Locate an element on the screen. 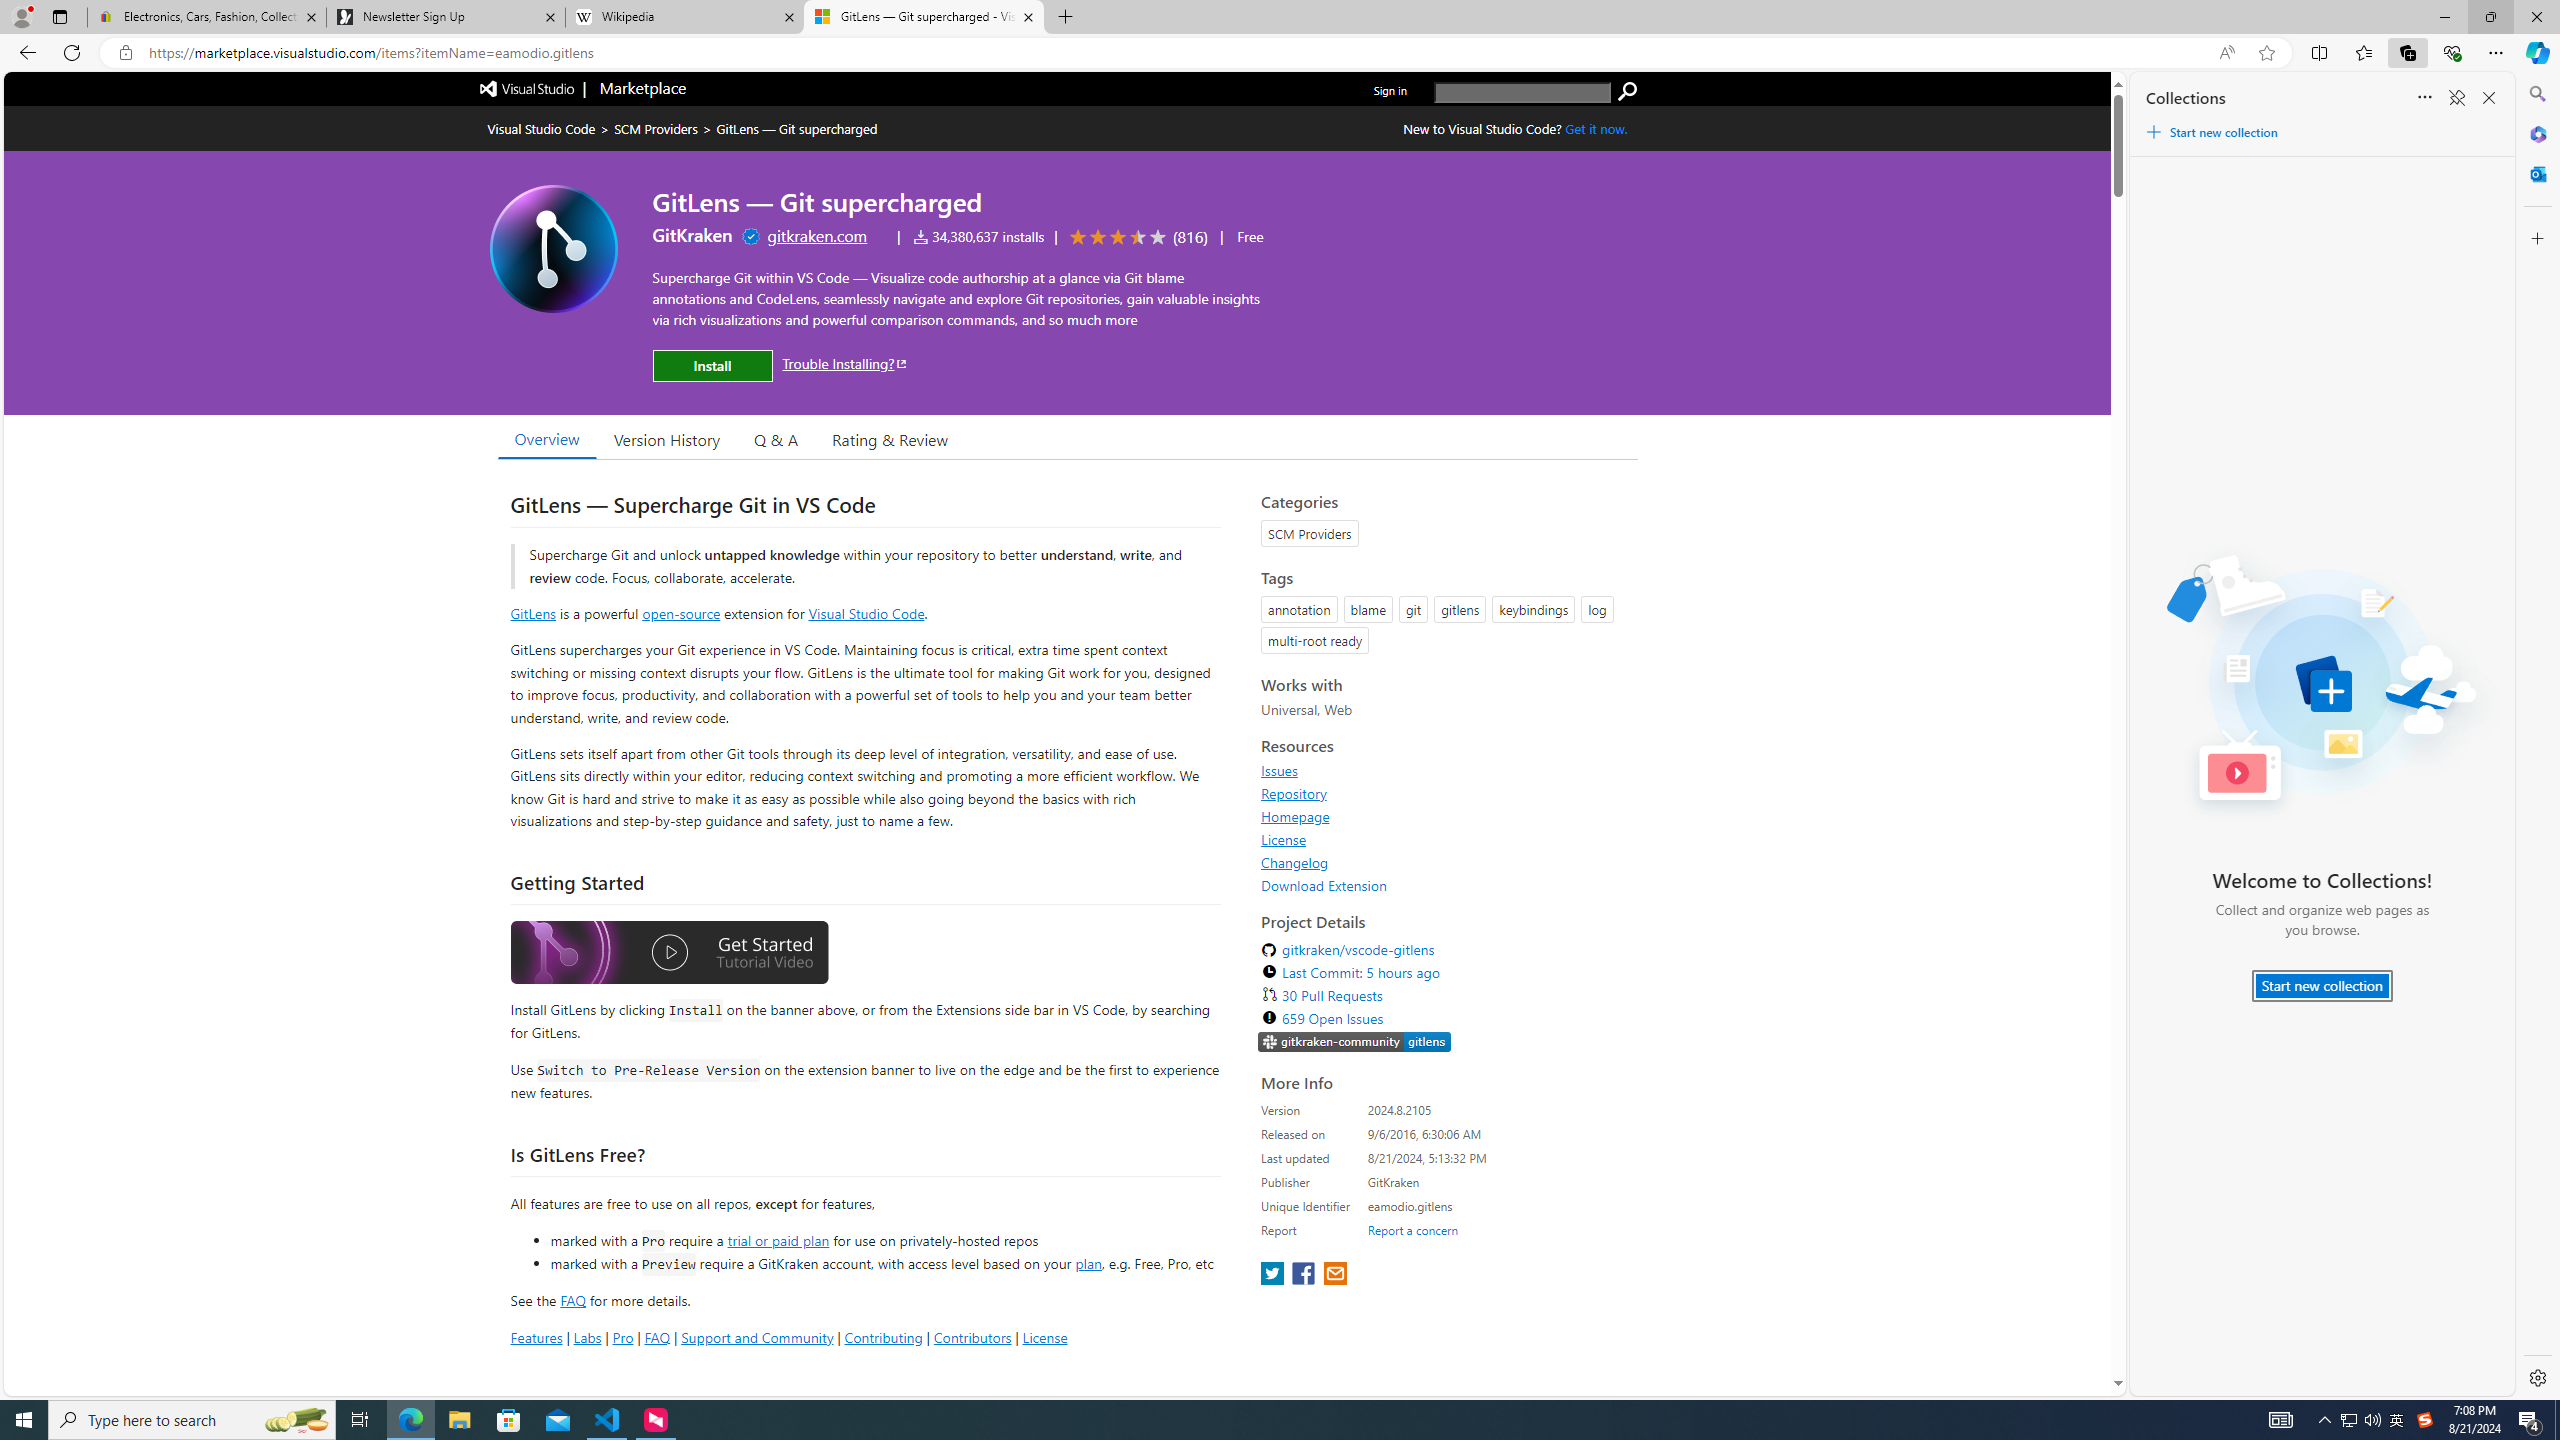 The image size is (2560, 1440). 'Changelog' is located at coordinates (1295, 861).